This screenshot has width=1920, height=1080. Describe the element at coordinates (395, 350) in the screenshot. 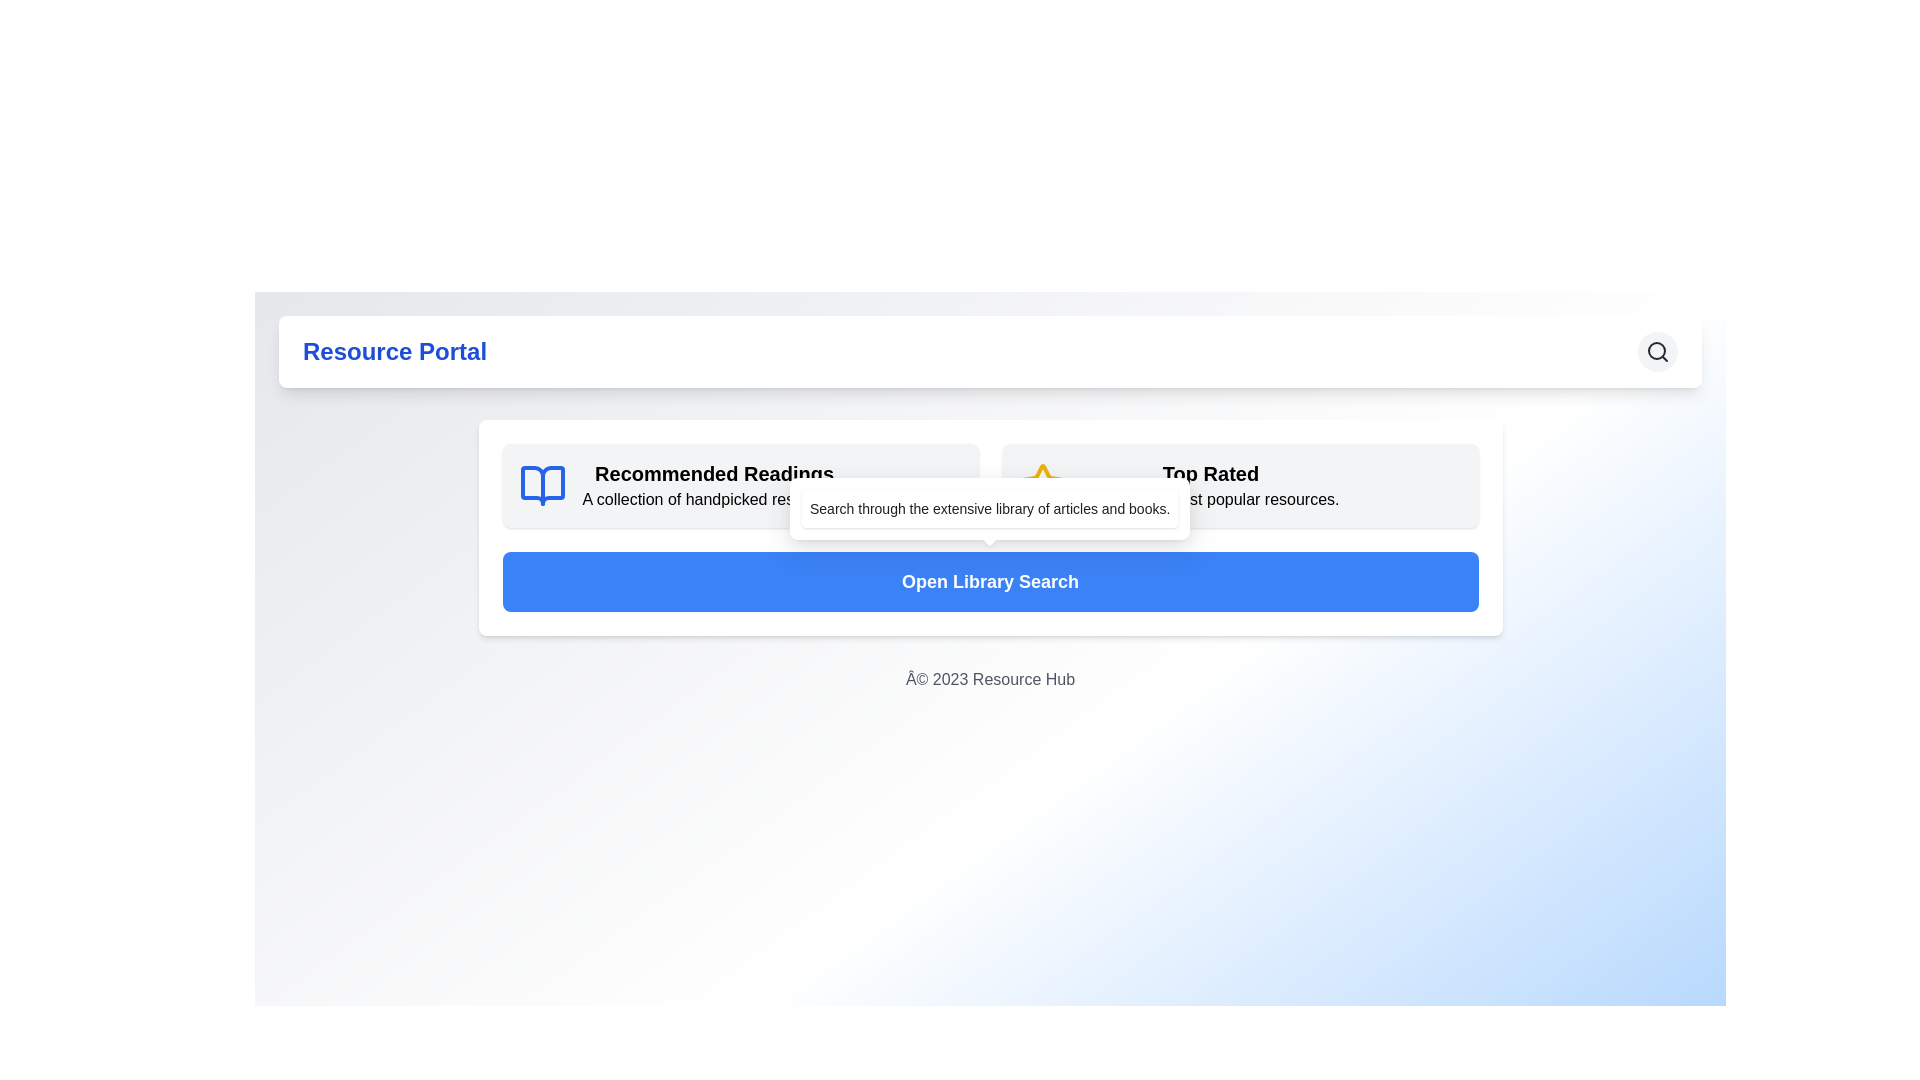

I see `the 'Resource Portal' text label, which is styled in bold, large blue font and serves as part of the navigational header` at that location.